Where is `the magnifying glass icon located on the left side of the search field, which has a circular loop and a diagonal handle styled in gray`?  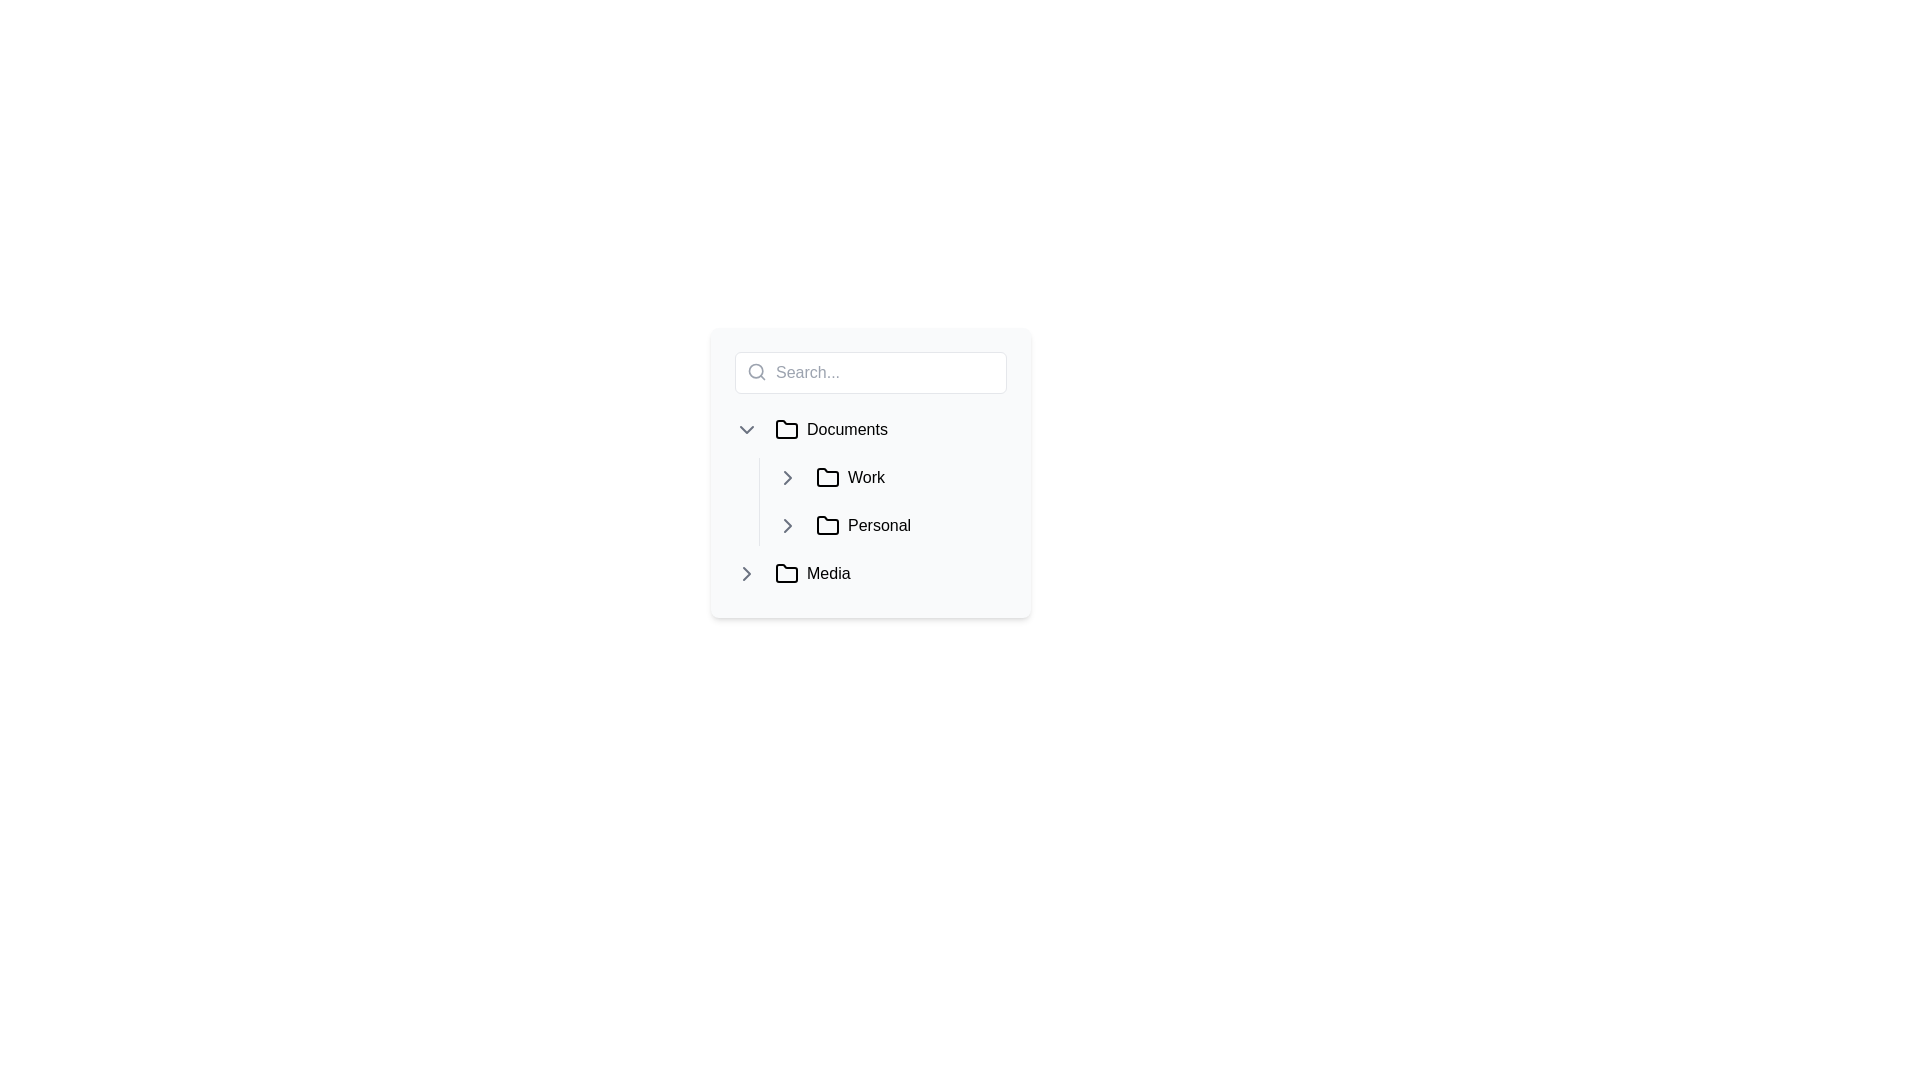 the magnifying glass icon located on the left side of the search field, which has a circular loop and a diagonal handle styled in gray is located at coordinates (756, 371).